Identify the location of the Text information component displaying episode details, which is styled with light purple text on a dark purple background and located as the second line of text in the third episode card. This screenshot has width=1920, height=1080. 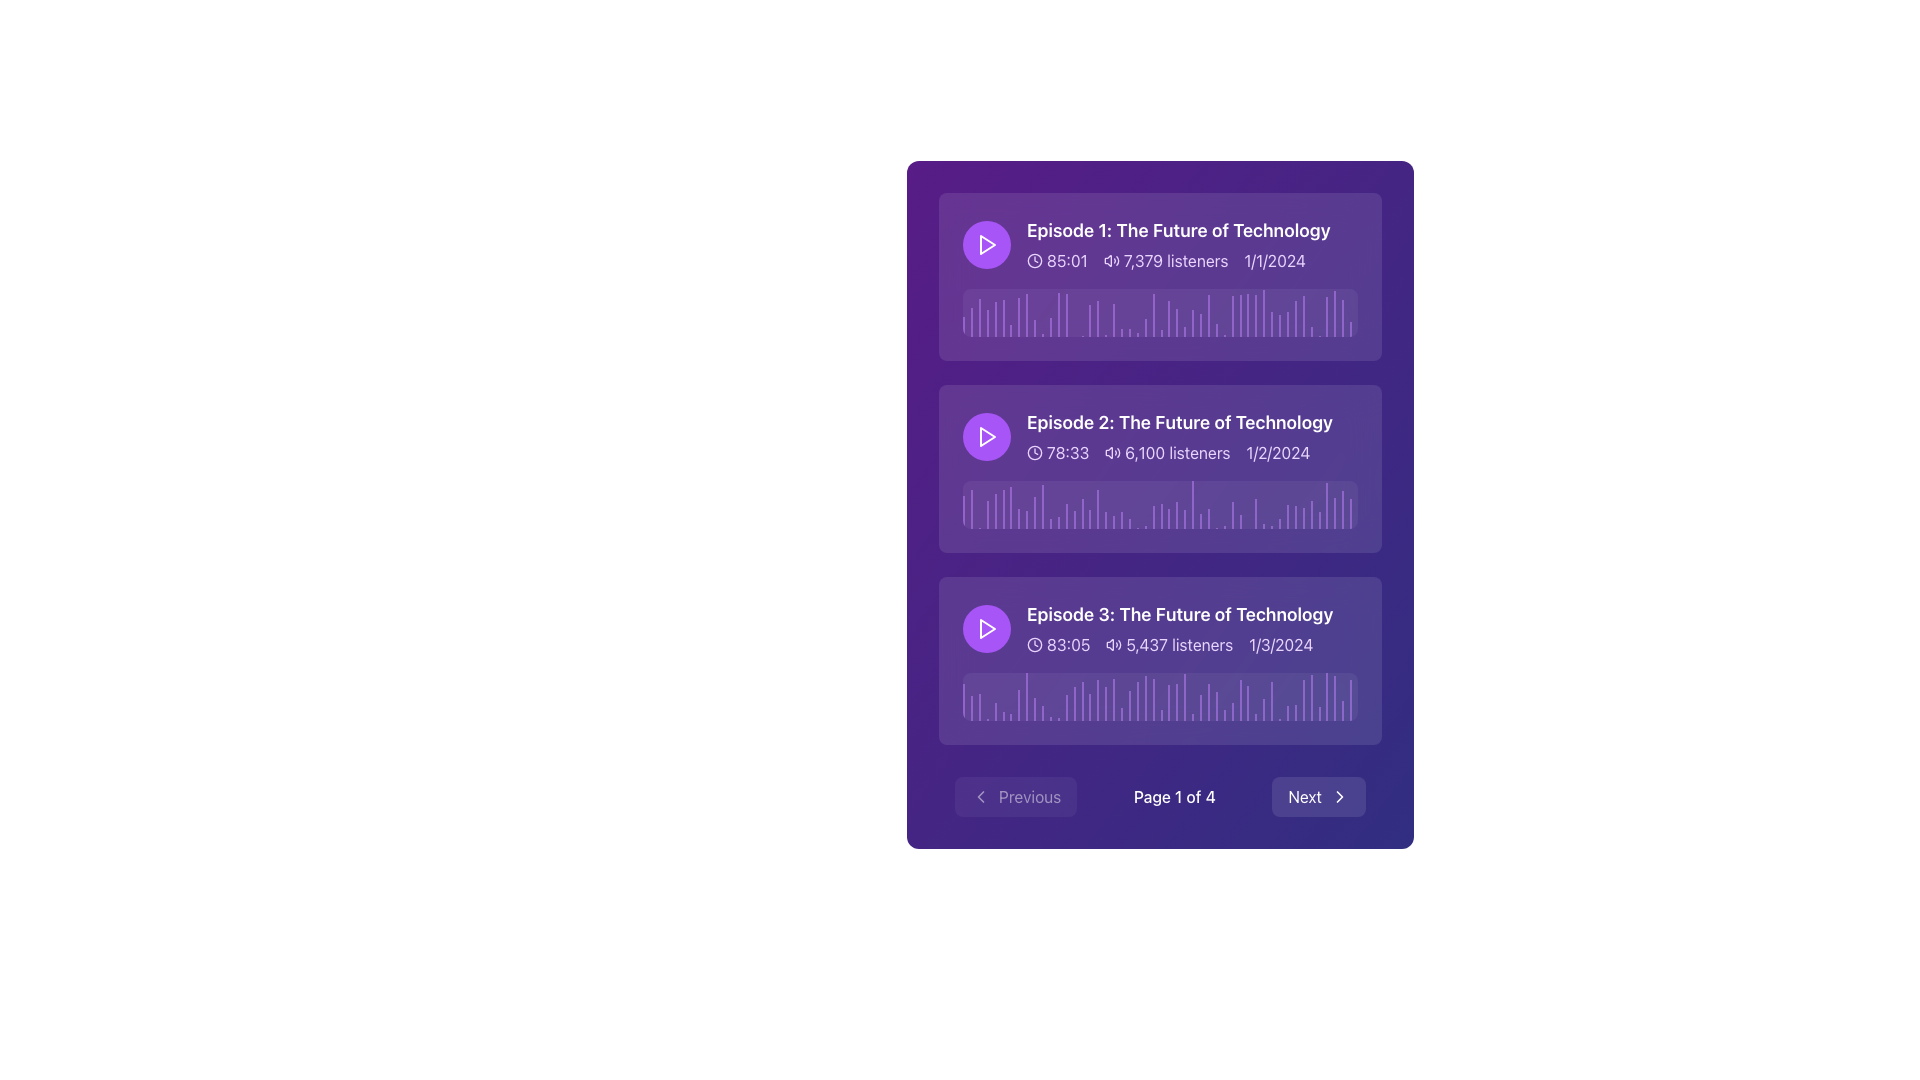
(1180, 644).